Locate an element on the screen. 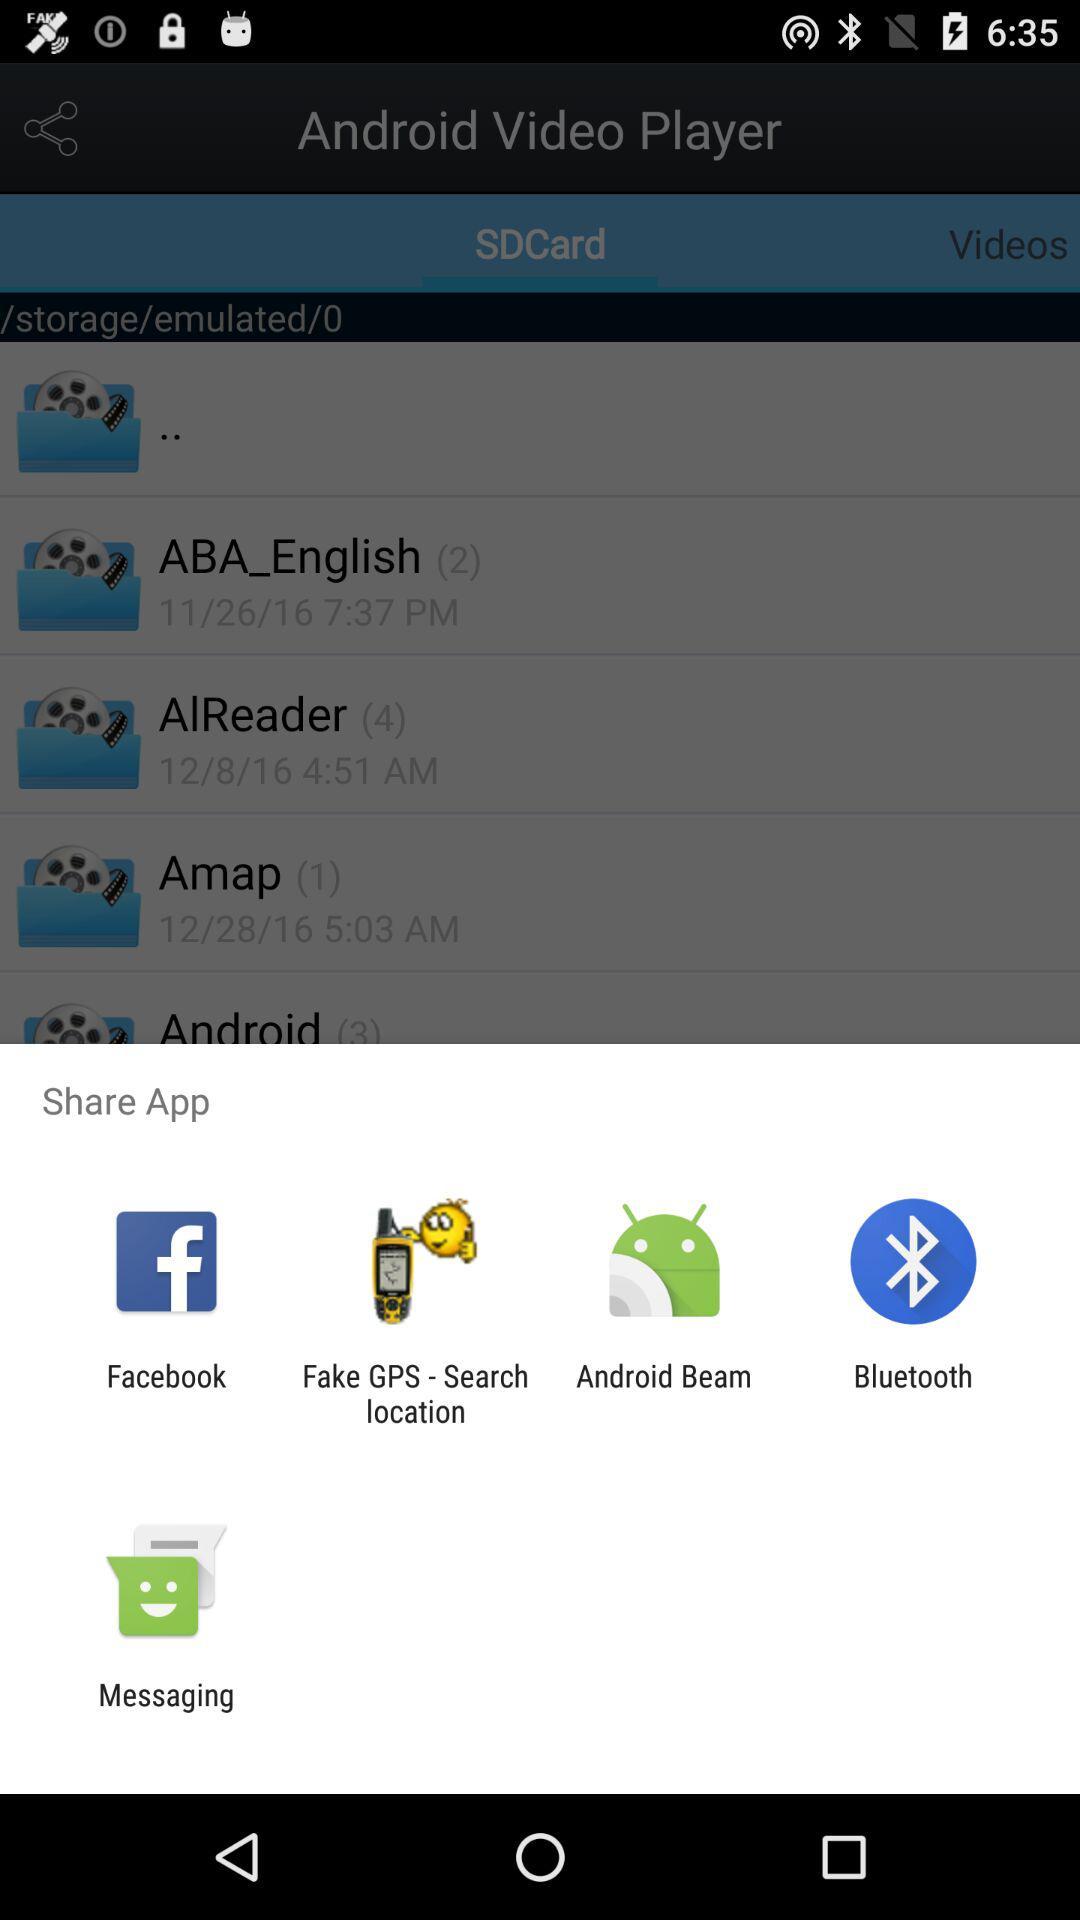 The width and height of the screenshot is (1080, 1920). bluetooth item is located at coordinates (913, 1392).